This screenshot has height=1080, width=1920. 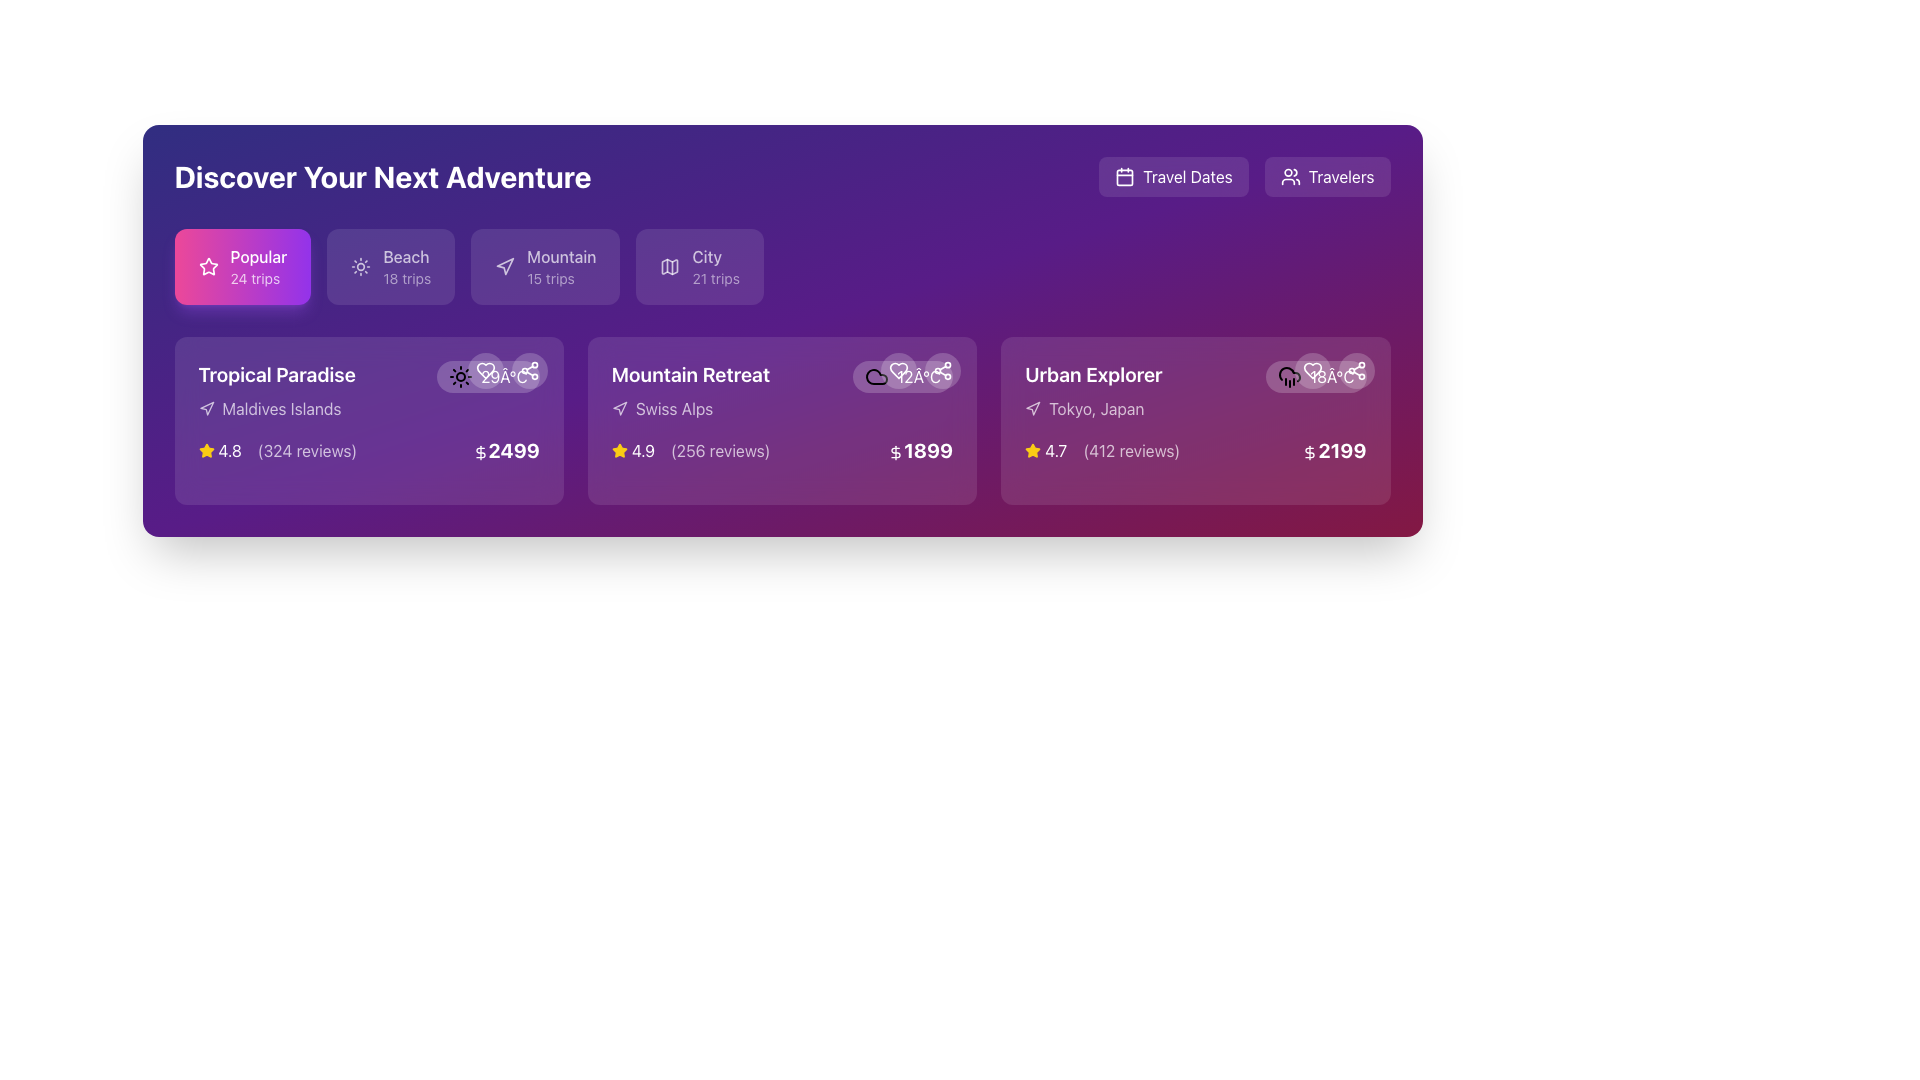 What do you see at coordinates (919, 451) in the screenshot?
I see `the price text label for the 'Mountain Retreat' offering, located at the bottom of its section within the travel options list` at bounding box center [919, 451].